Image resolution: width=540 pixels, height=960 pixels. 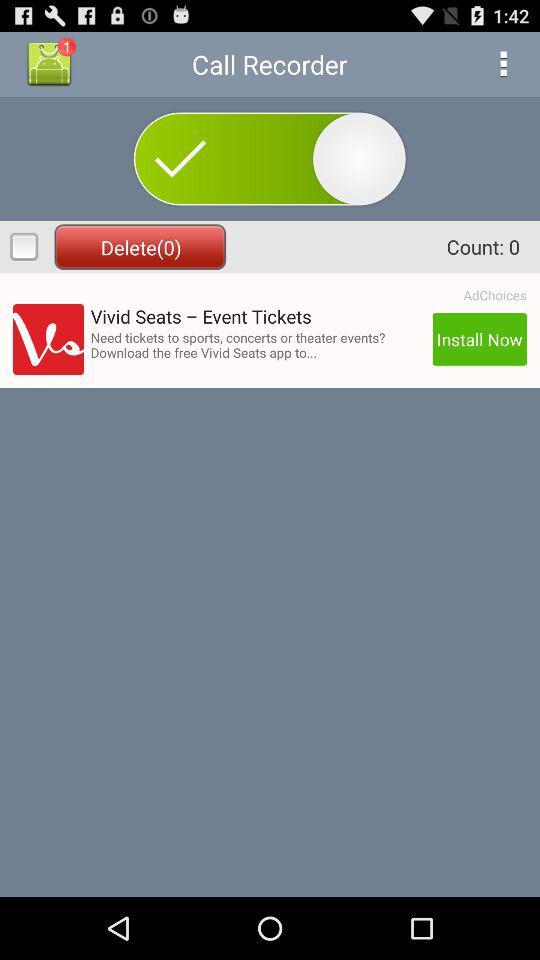 What do you see at coordinates (478, 339) in the screenshot?
I see `install now icon` at bounding box center [478, 339].